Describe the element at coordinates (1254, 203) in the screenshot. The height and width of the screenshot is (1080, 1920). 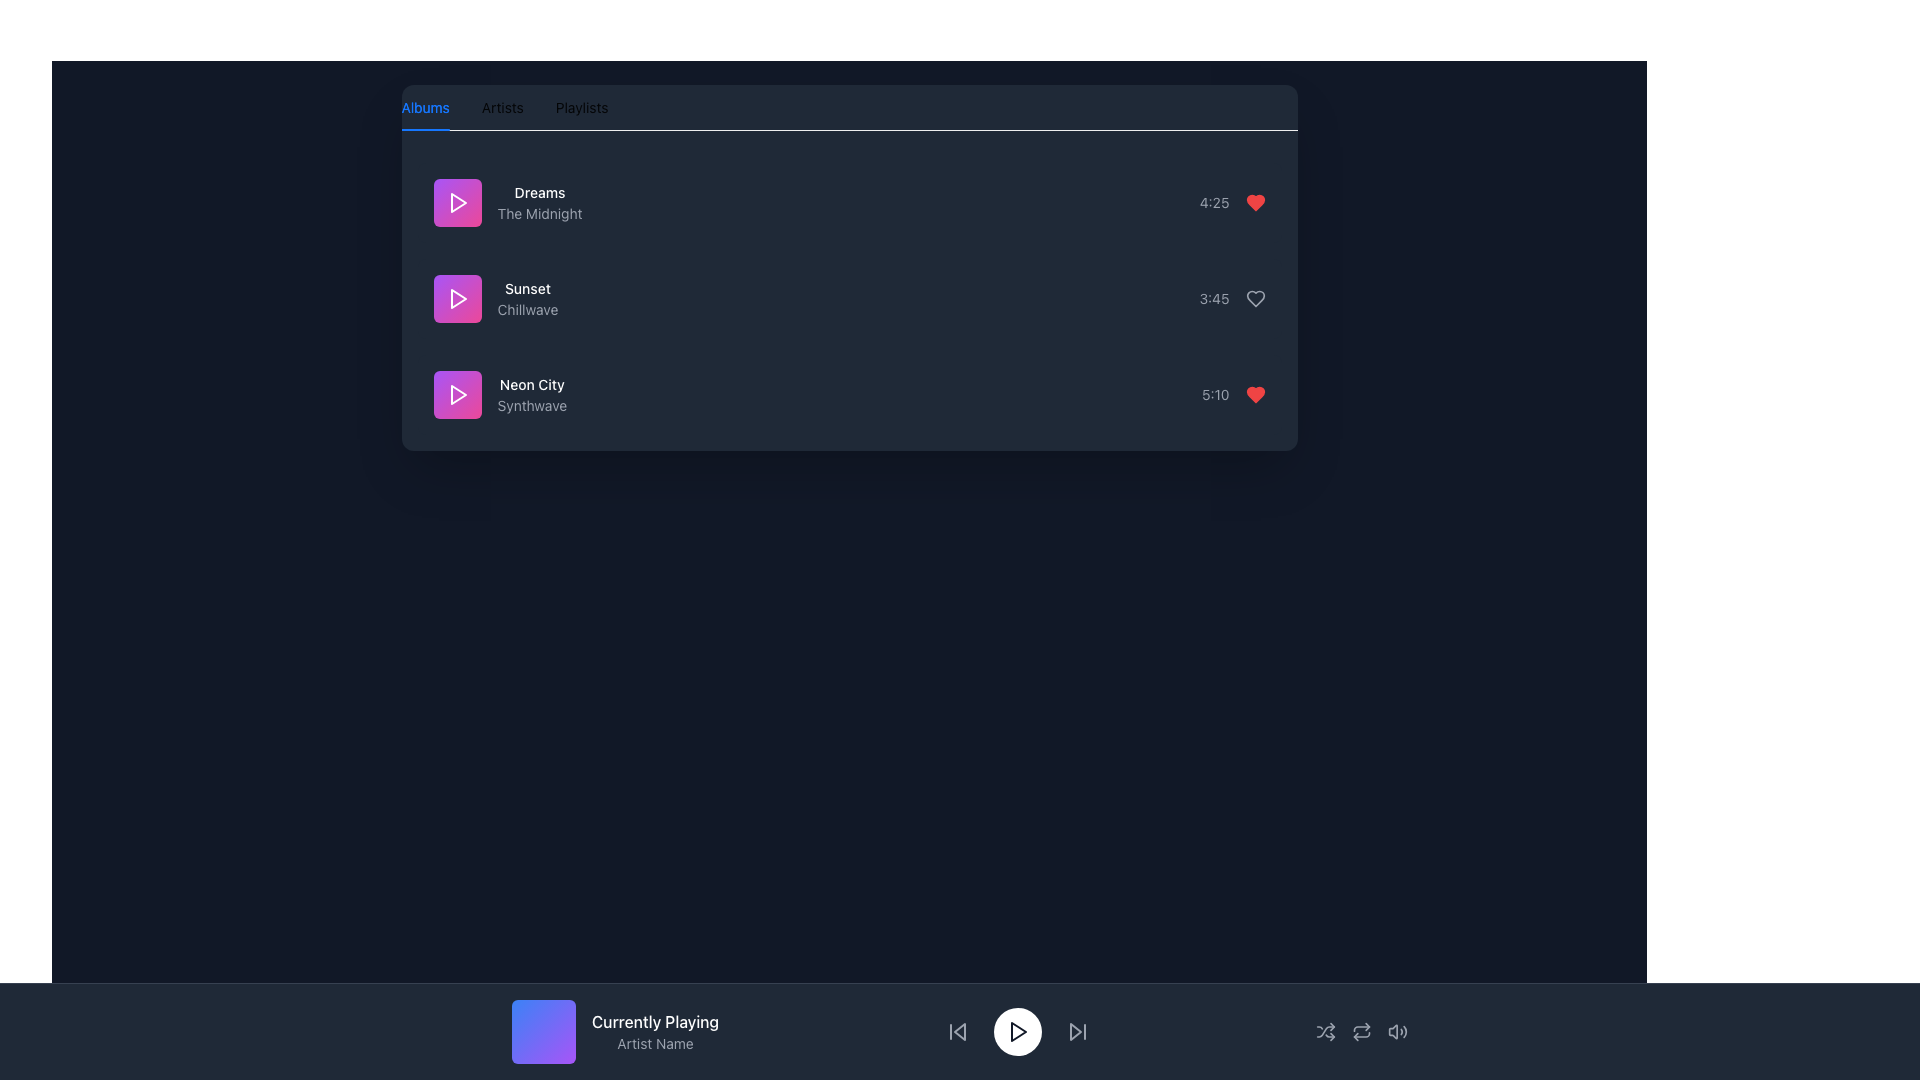
I see `the favorite button (heart icon) located on the right side of the song 'Dreams'` at that location.